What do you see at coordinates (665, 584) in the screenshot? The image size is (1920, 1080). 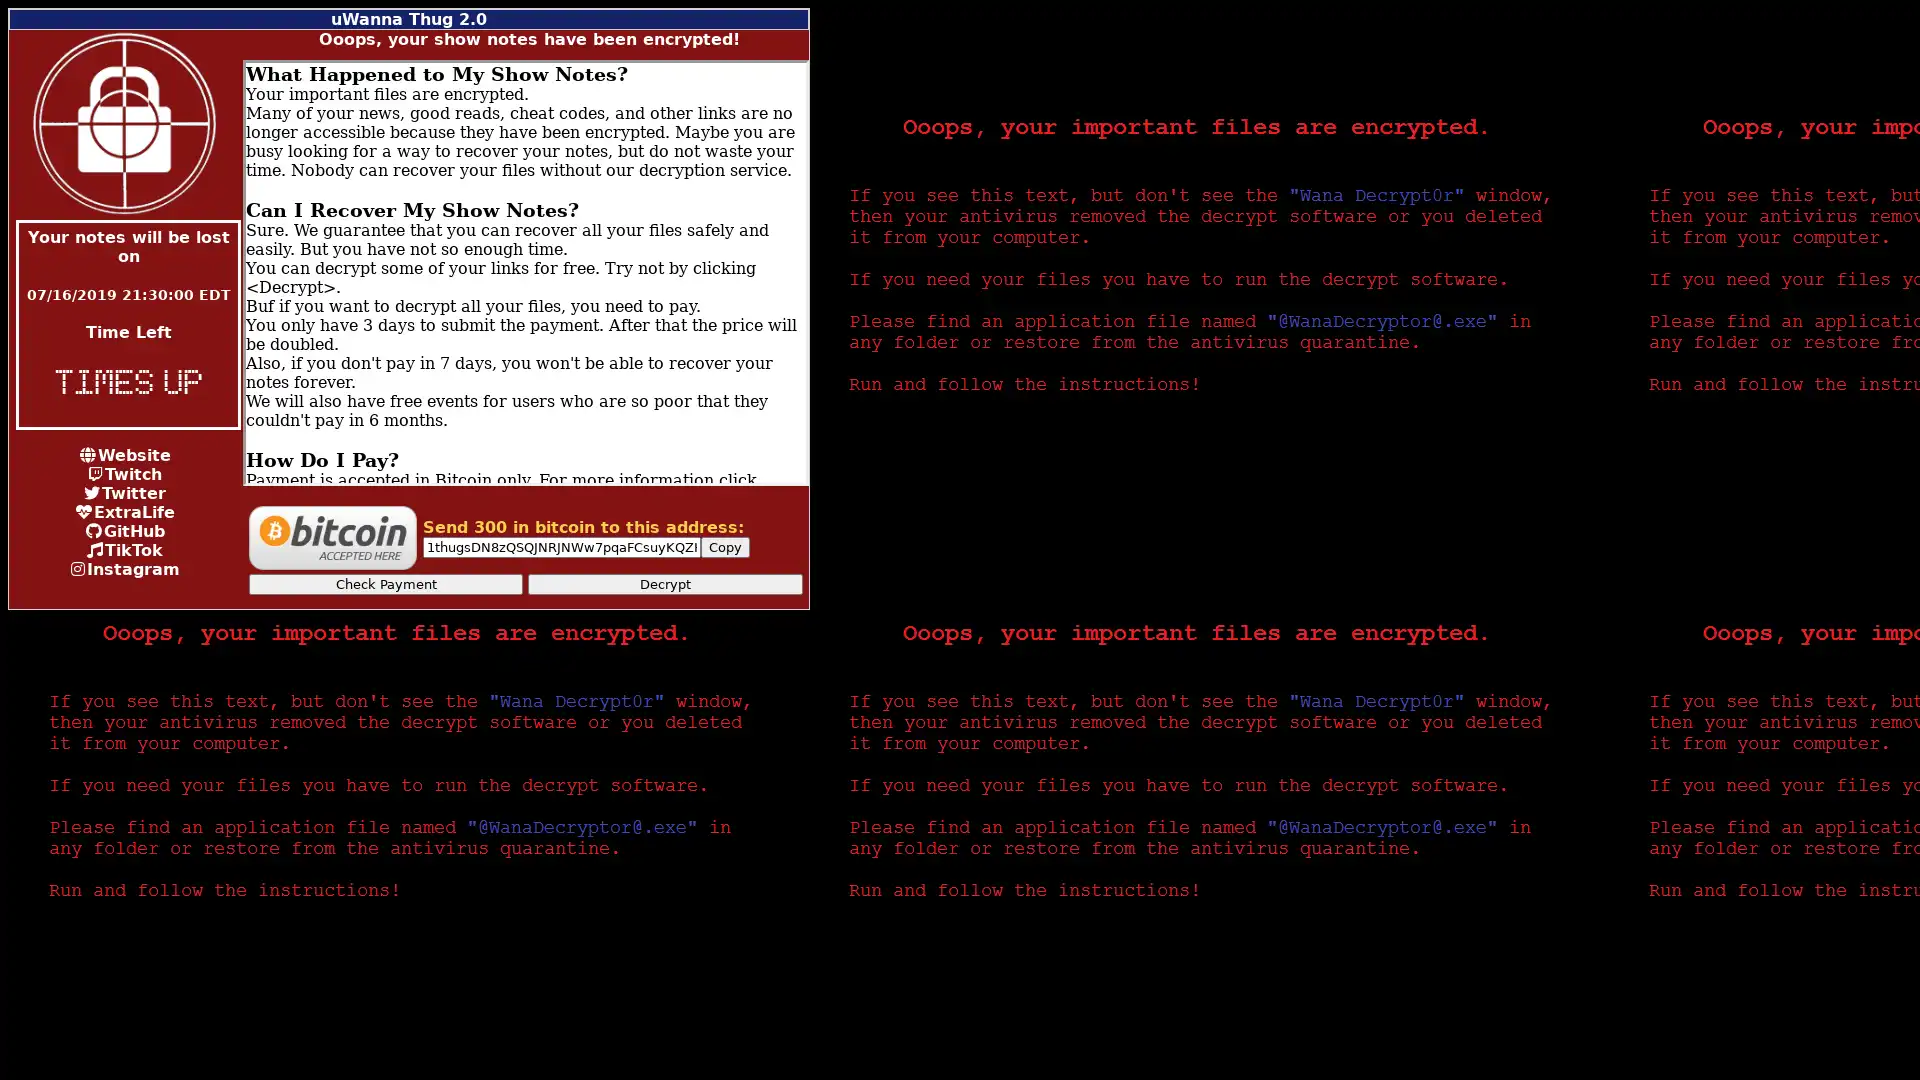 I see `Decrypt` at bounding box center [665, 584].